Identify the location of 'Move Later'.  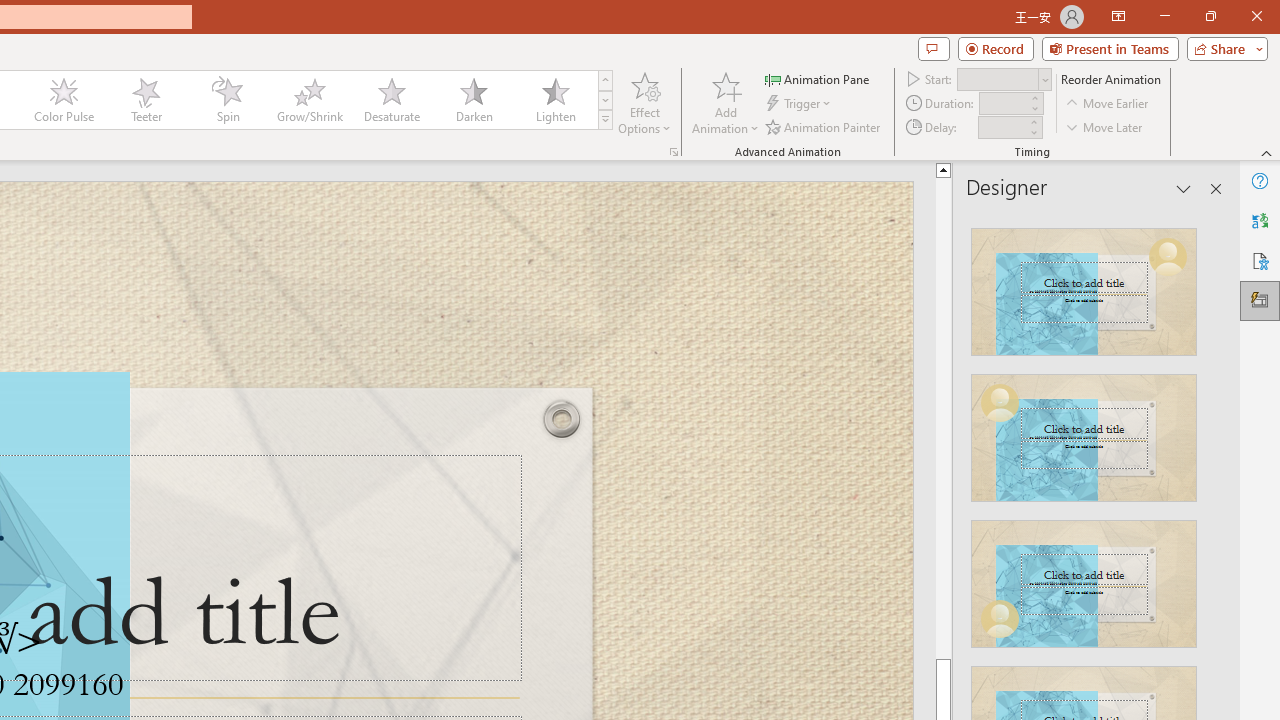
(1104, 127).